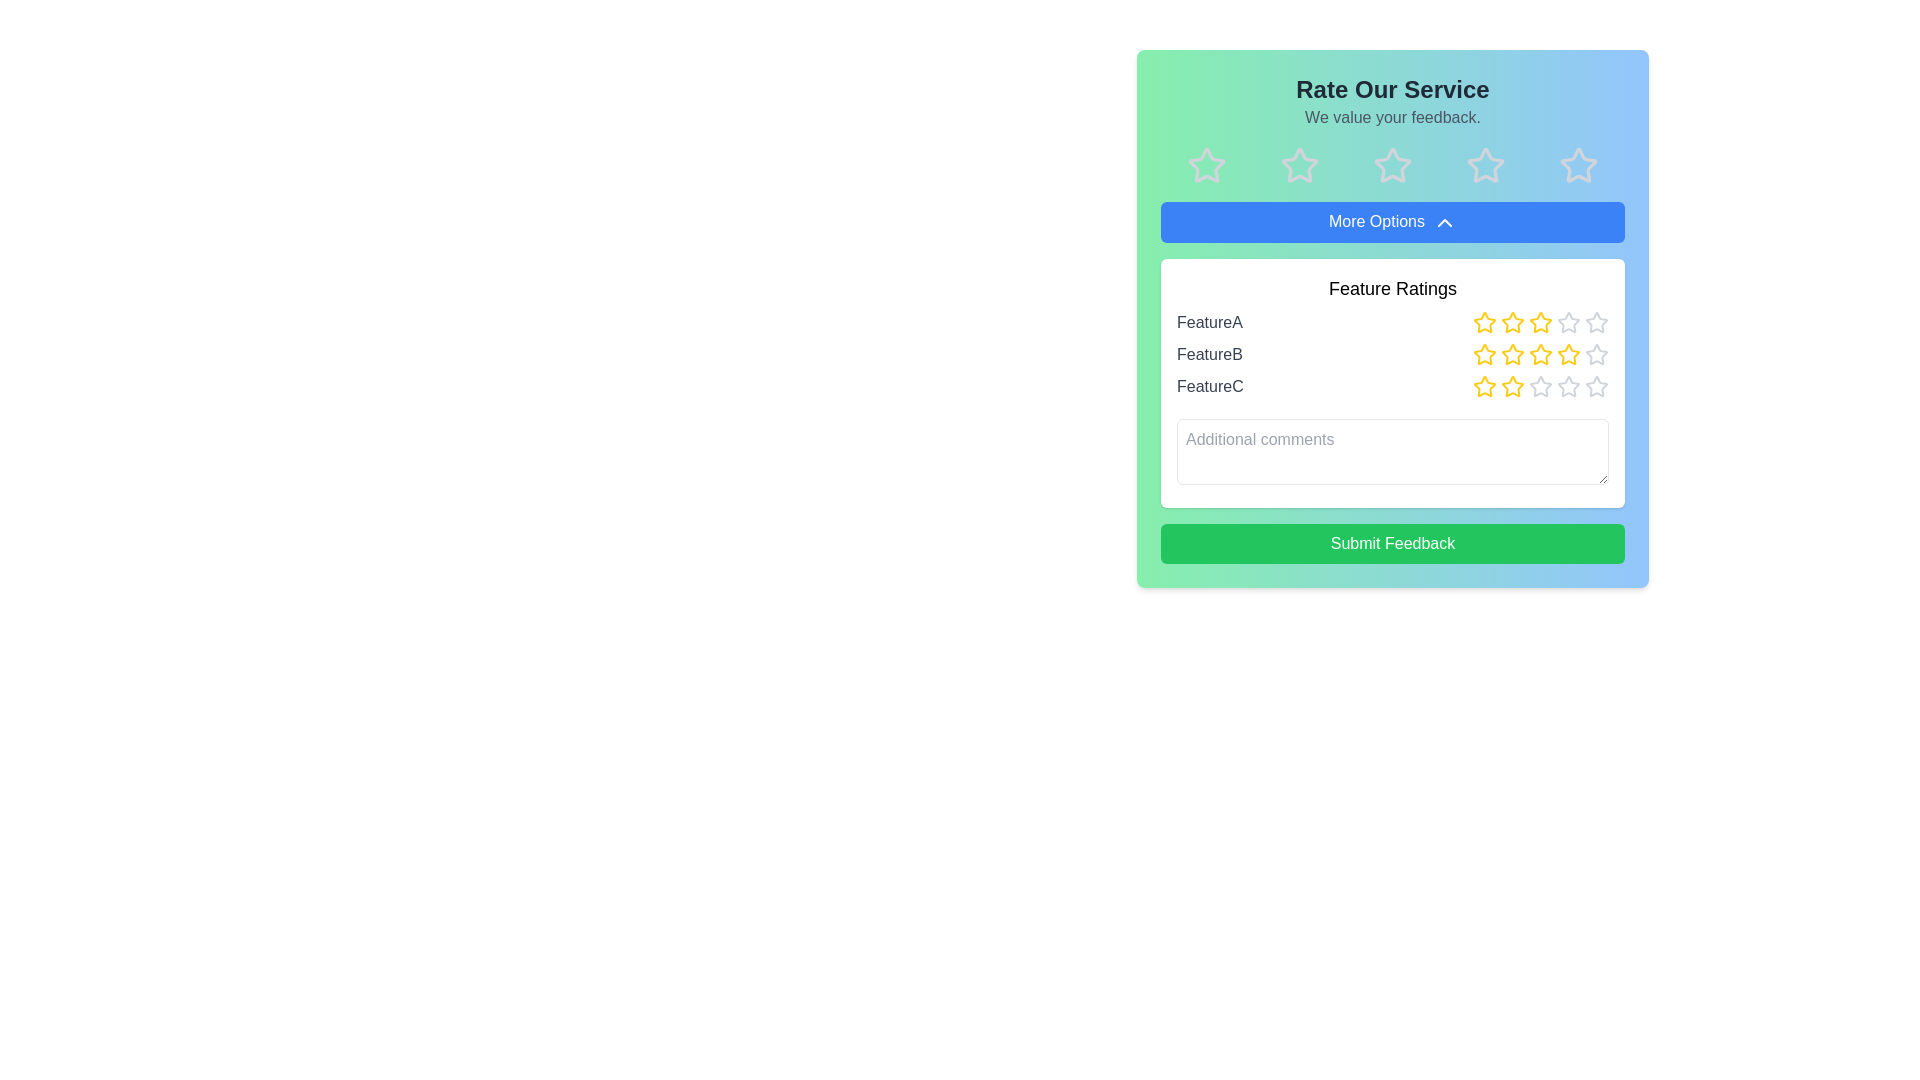 The width and height of the screenshot is (1920, 1080). What do you see at coordinates (1484, 385) in the screenshot?
I see `the second star in the rating system for FeatureC` at bounding box center [1484, 385].